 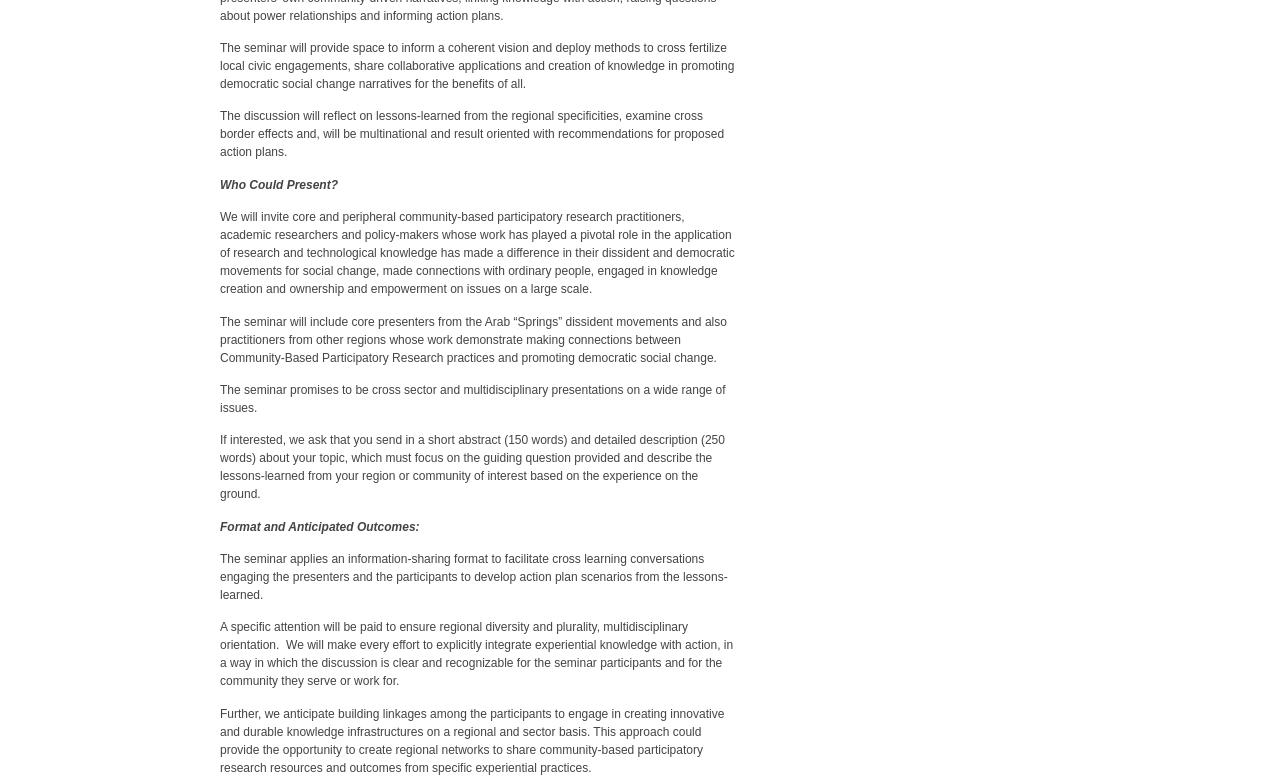 I want to click on 'Format and Anticipated Outcomes:', so click(x=318, y=526).